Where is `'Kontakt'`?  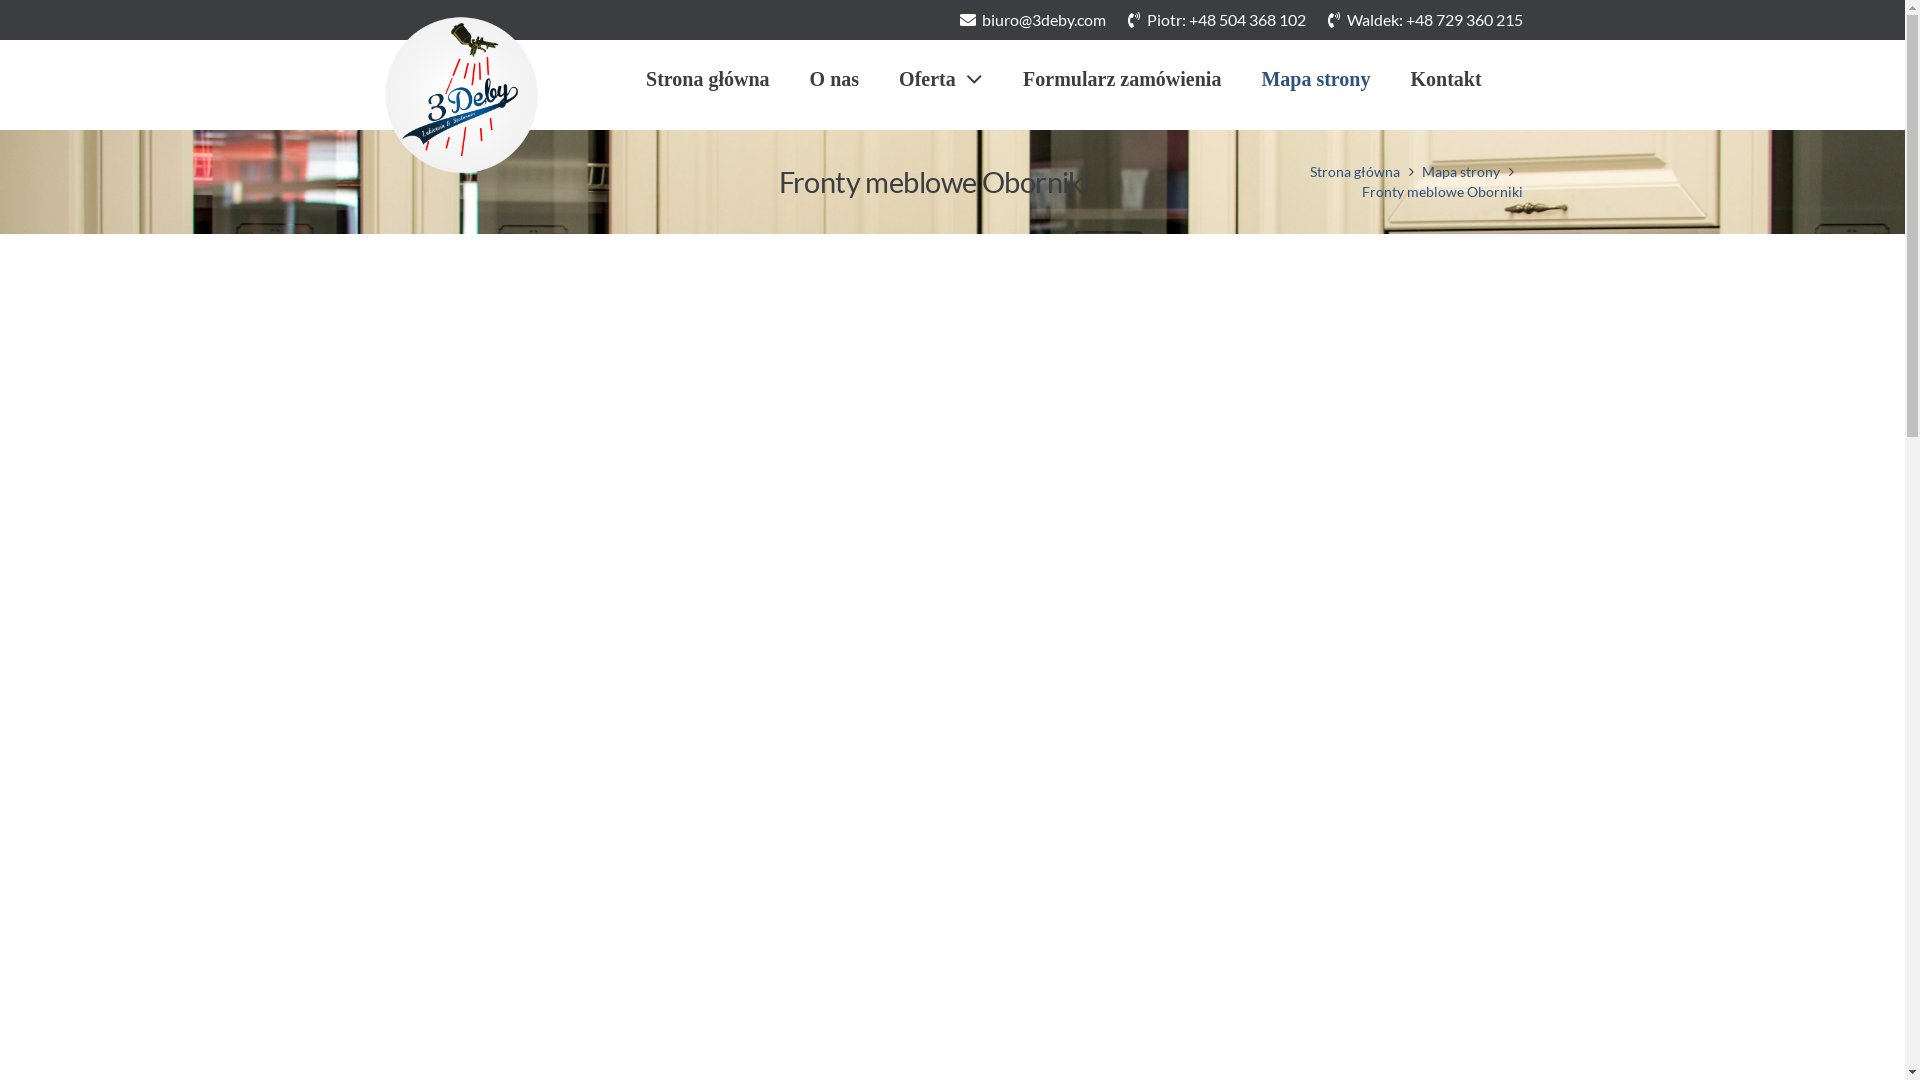 'Kontakt' is located at coordinates (1445, 77).